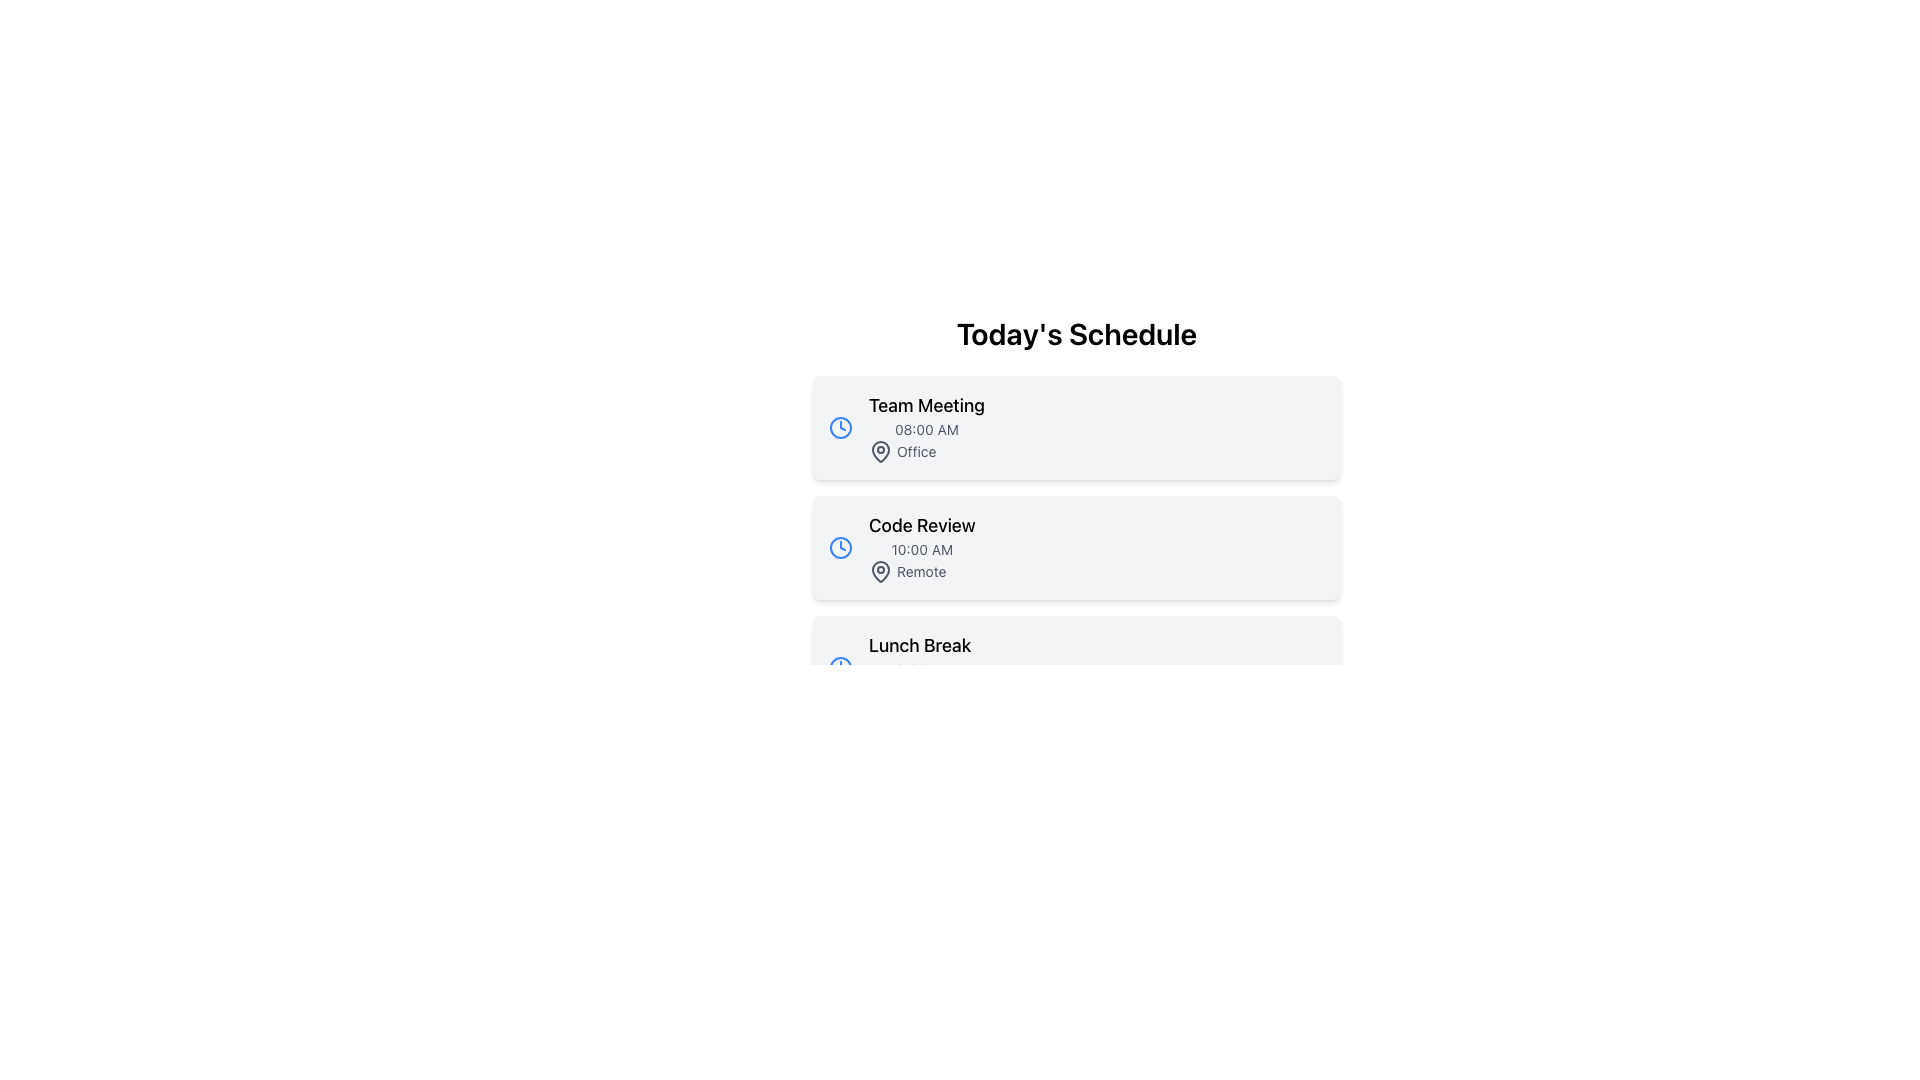  I want to click on the clock icon associated with the 'Lunch Break' block, which indicates the time '12:30 PM', so click(840, 667).